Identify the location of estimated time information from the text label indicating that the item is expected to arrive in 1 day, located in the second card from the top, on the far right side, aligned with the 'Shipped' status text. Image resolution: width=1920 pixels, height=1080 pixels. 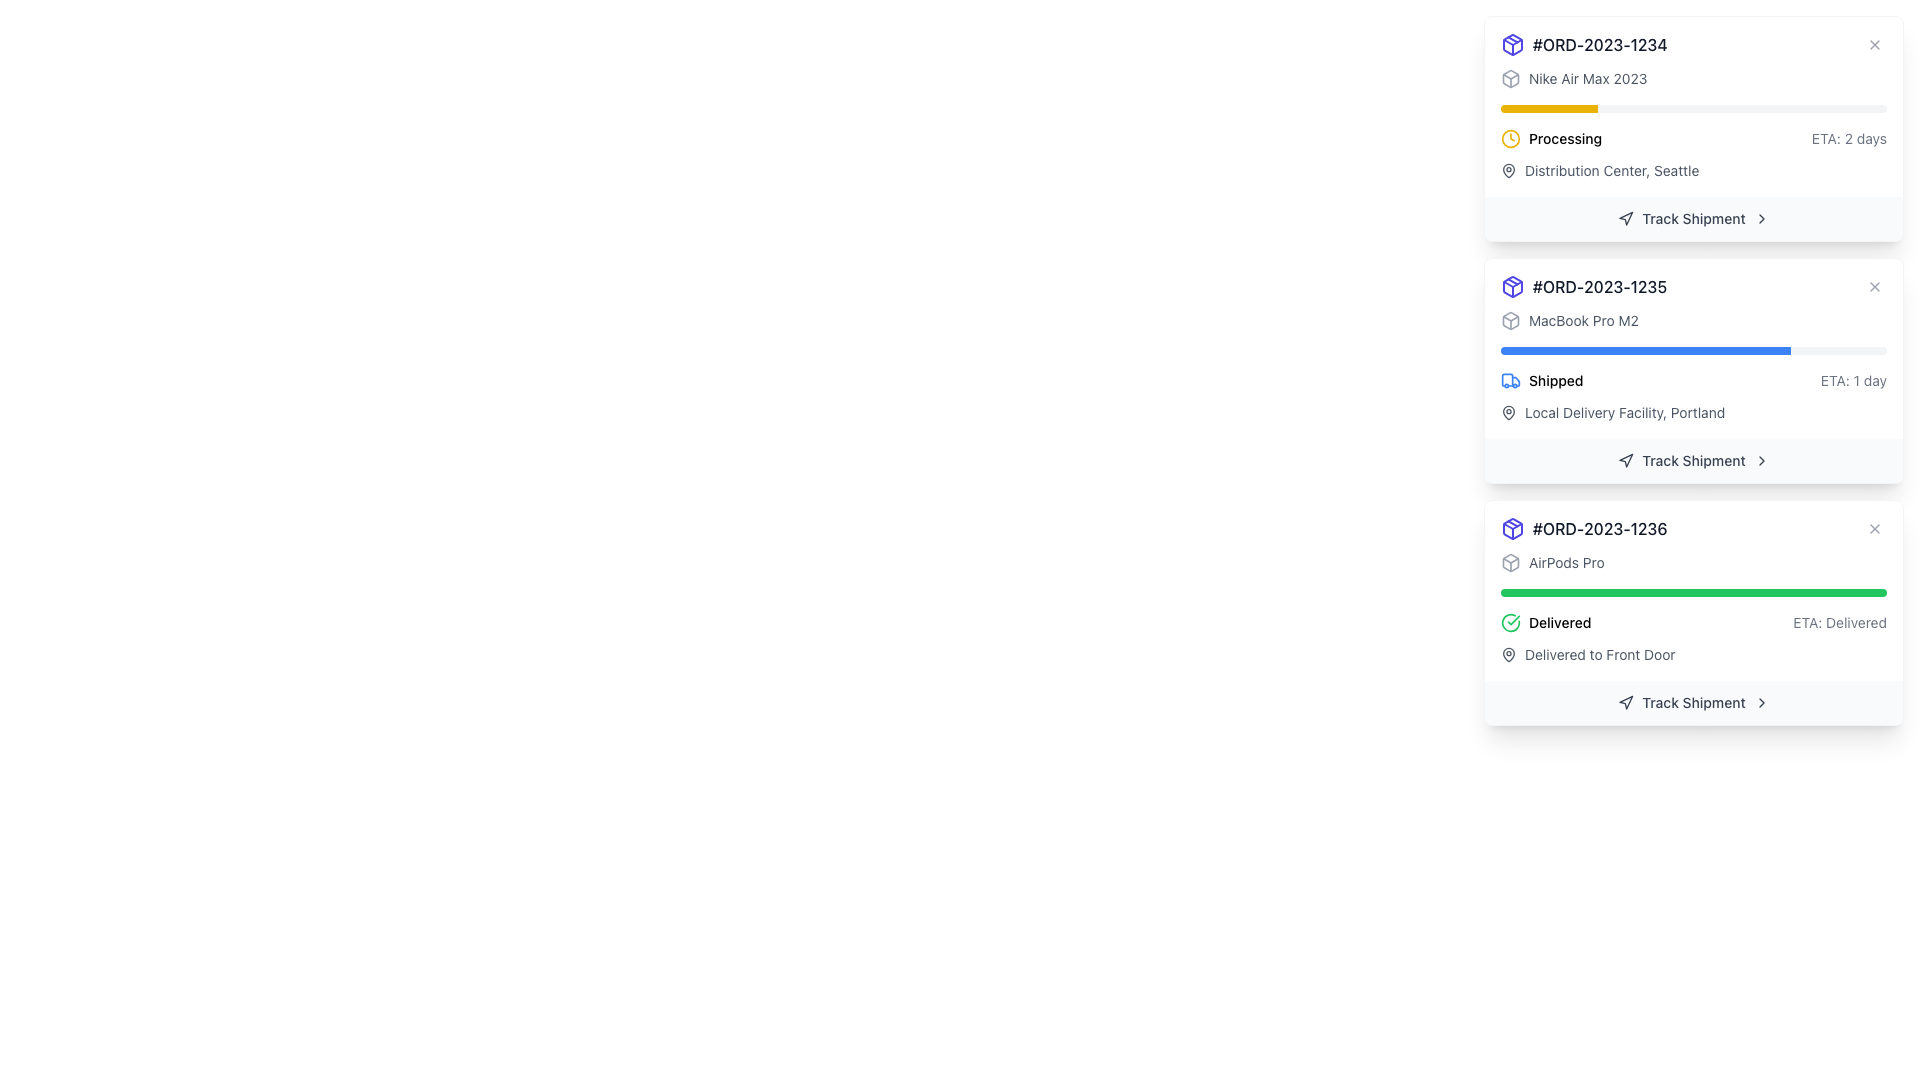
(1852, 381).